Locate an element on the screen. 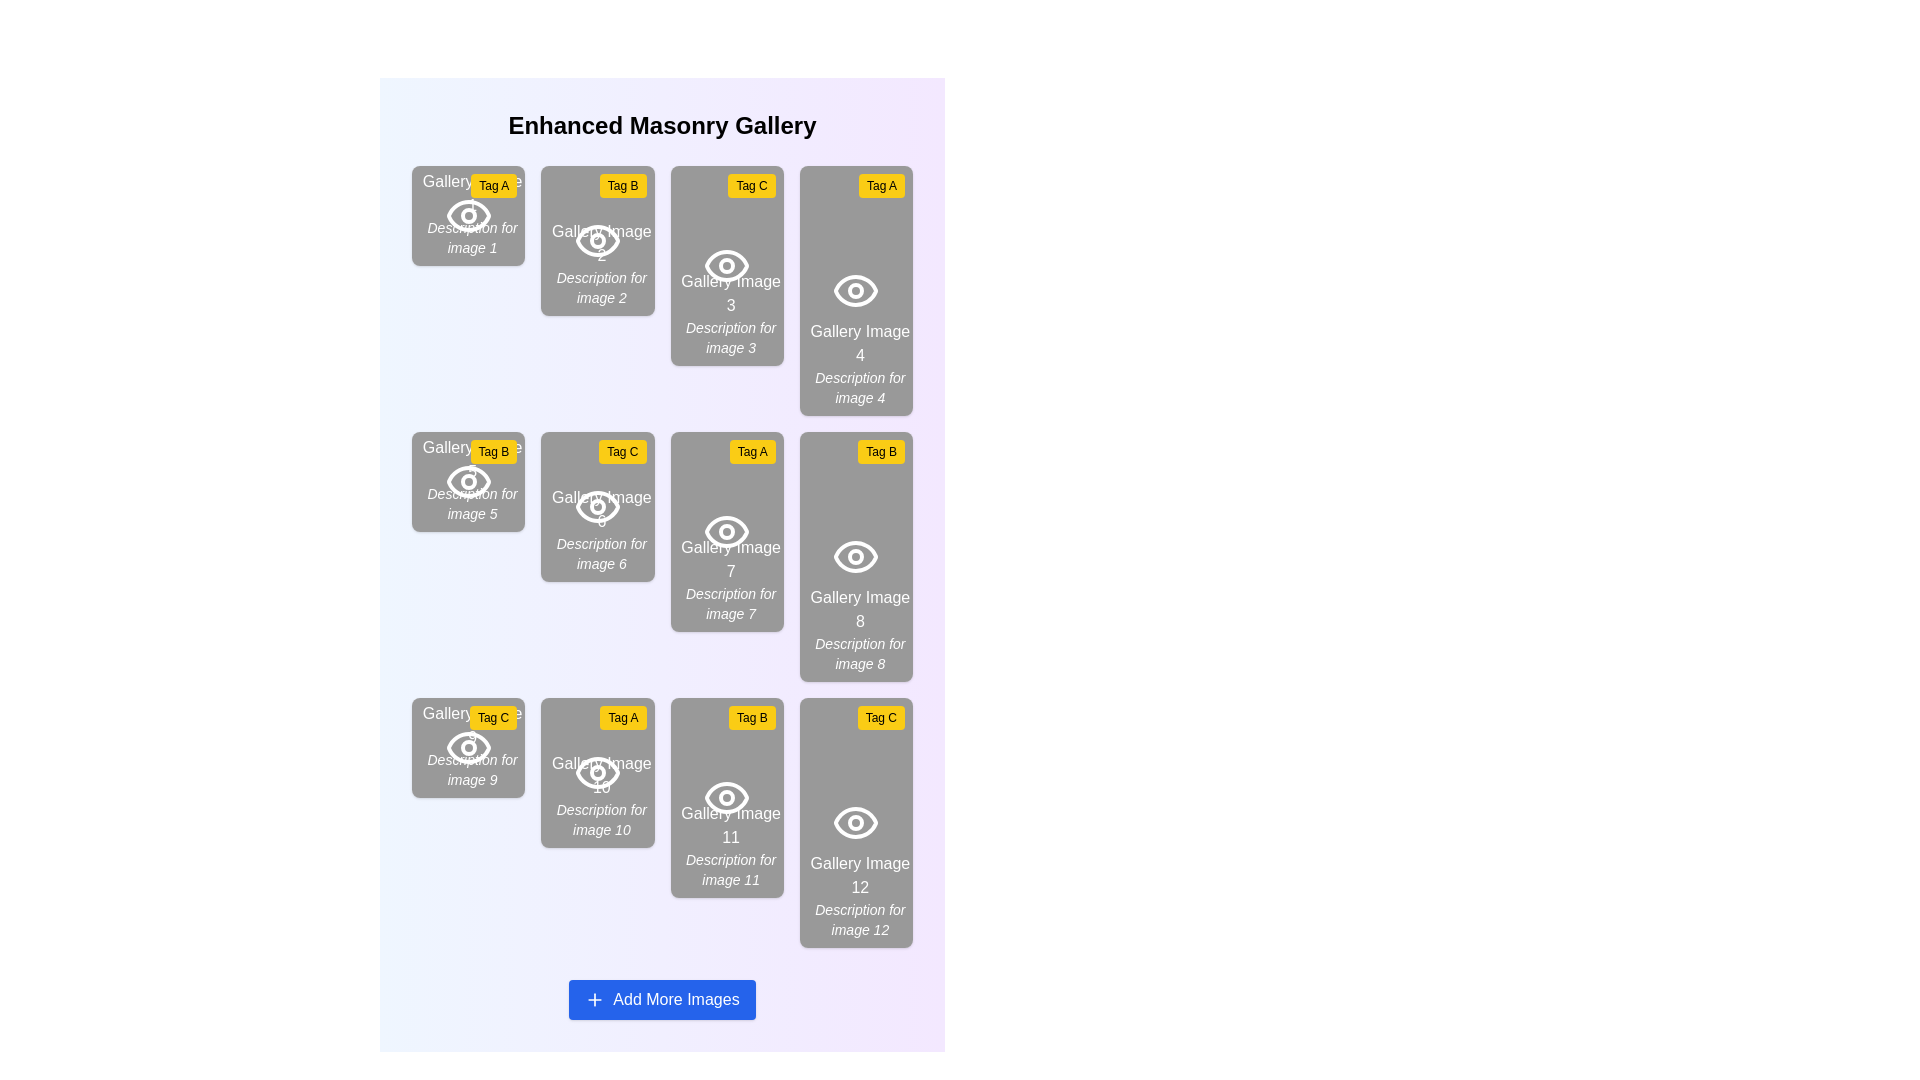 This screenshot has height=1080, width=1920. the circular icon located at the center of the eye-like graphic within the 'Gallery Image 3' card is located at coordinates (726, 265).